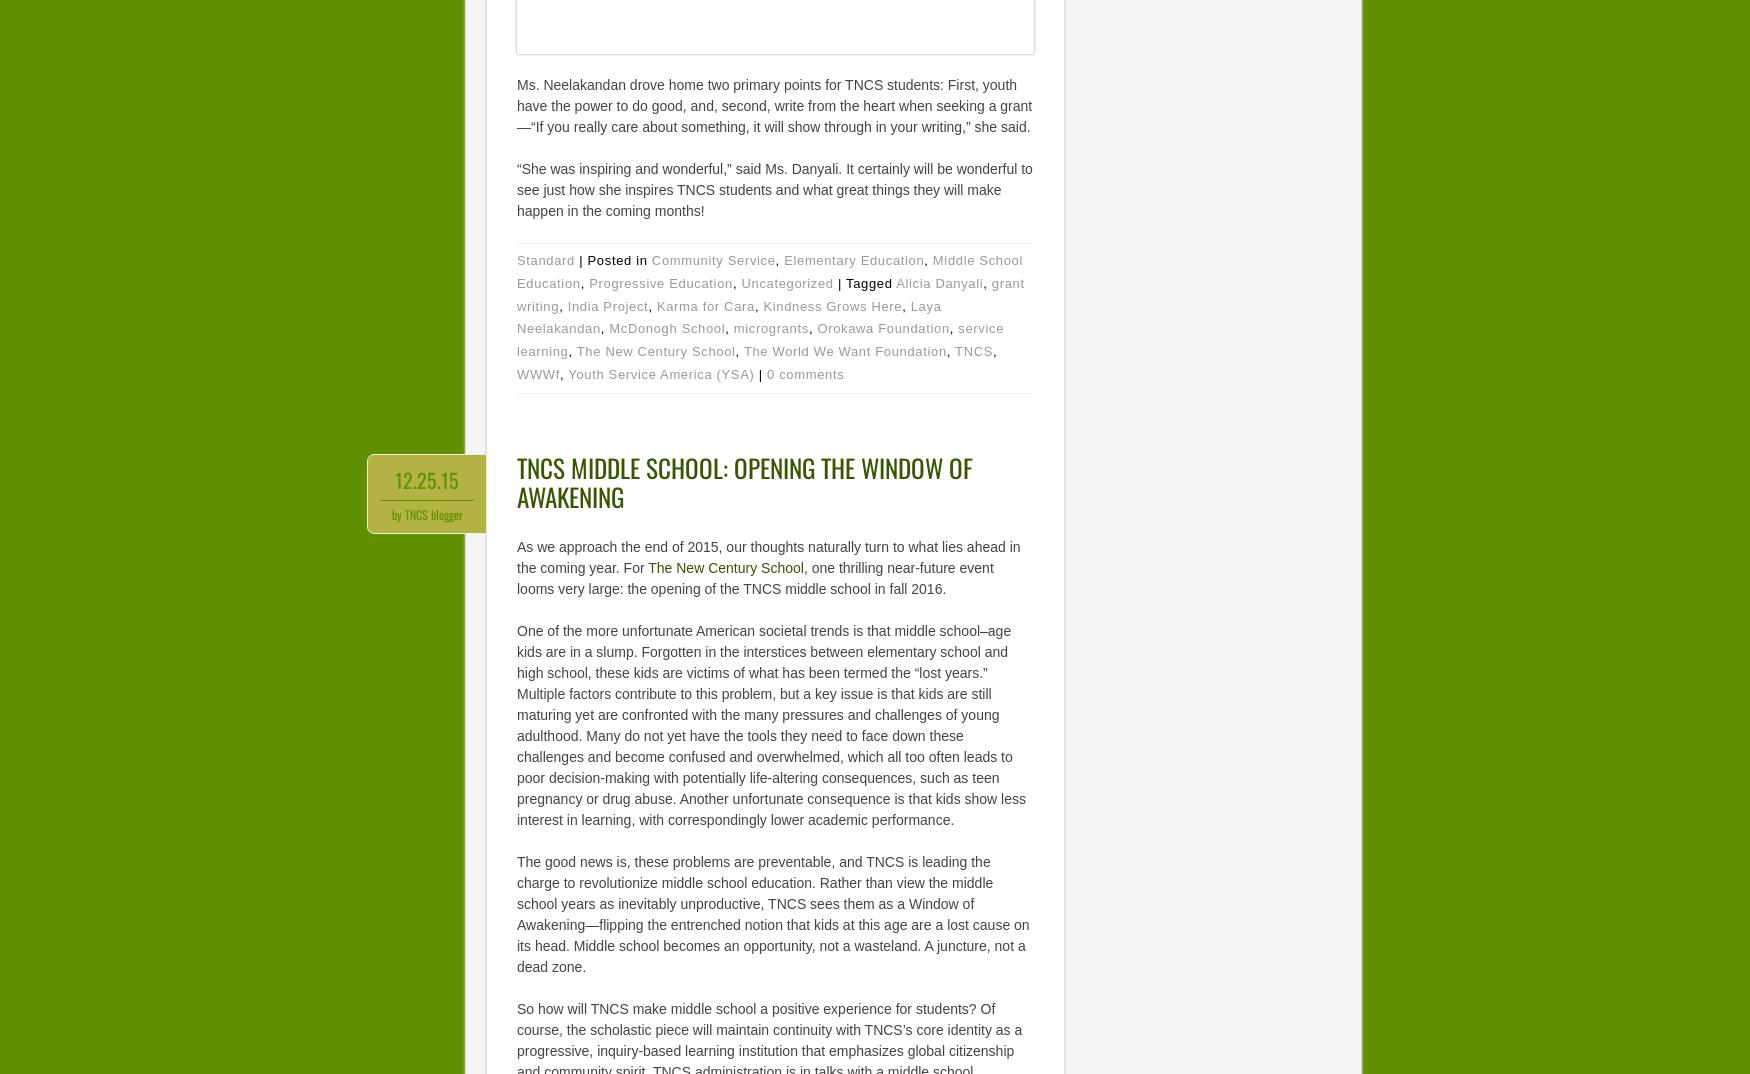 Image resolution: width=1750 pixels, height=1074 pixels. What do you see at coordinates (537, 372) in the screenshot?
I see `'WWWf'` at bounding box center [537, 372].